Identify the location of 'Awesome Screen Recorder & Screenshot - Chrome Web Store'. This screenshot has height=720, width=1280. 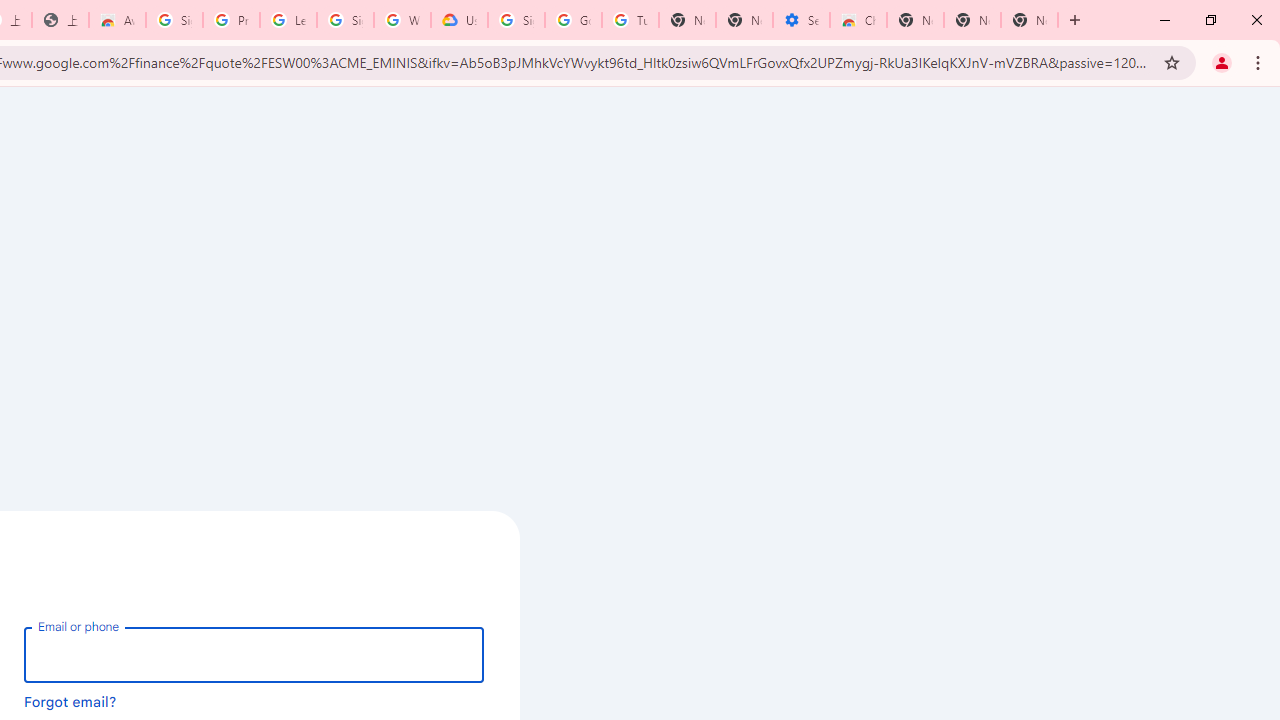
(116, 20).